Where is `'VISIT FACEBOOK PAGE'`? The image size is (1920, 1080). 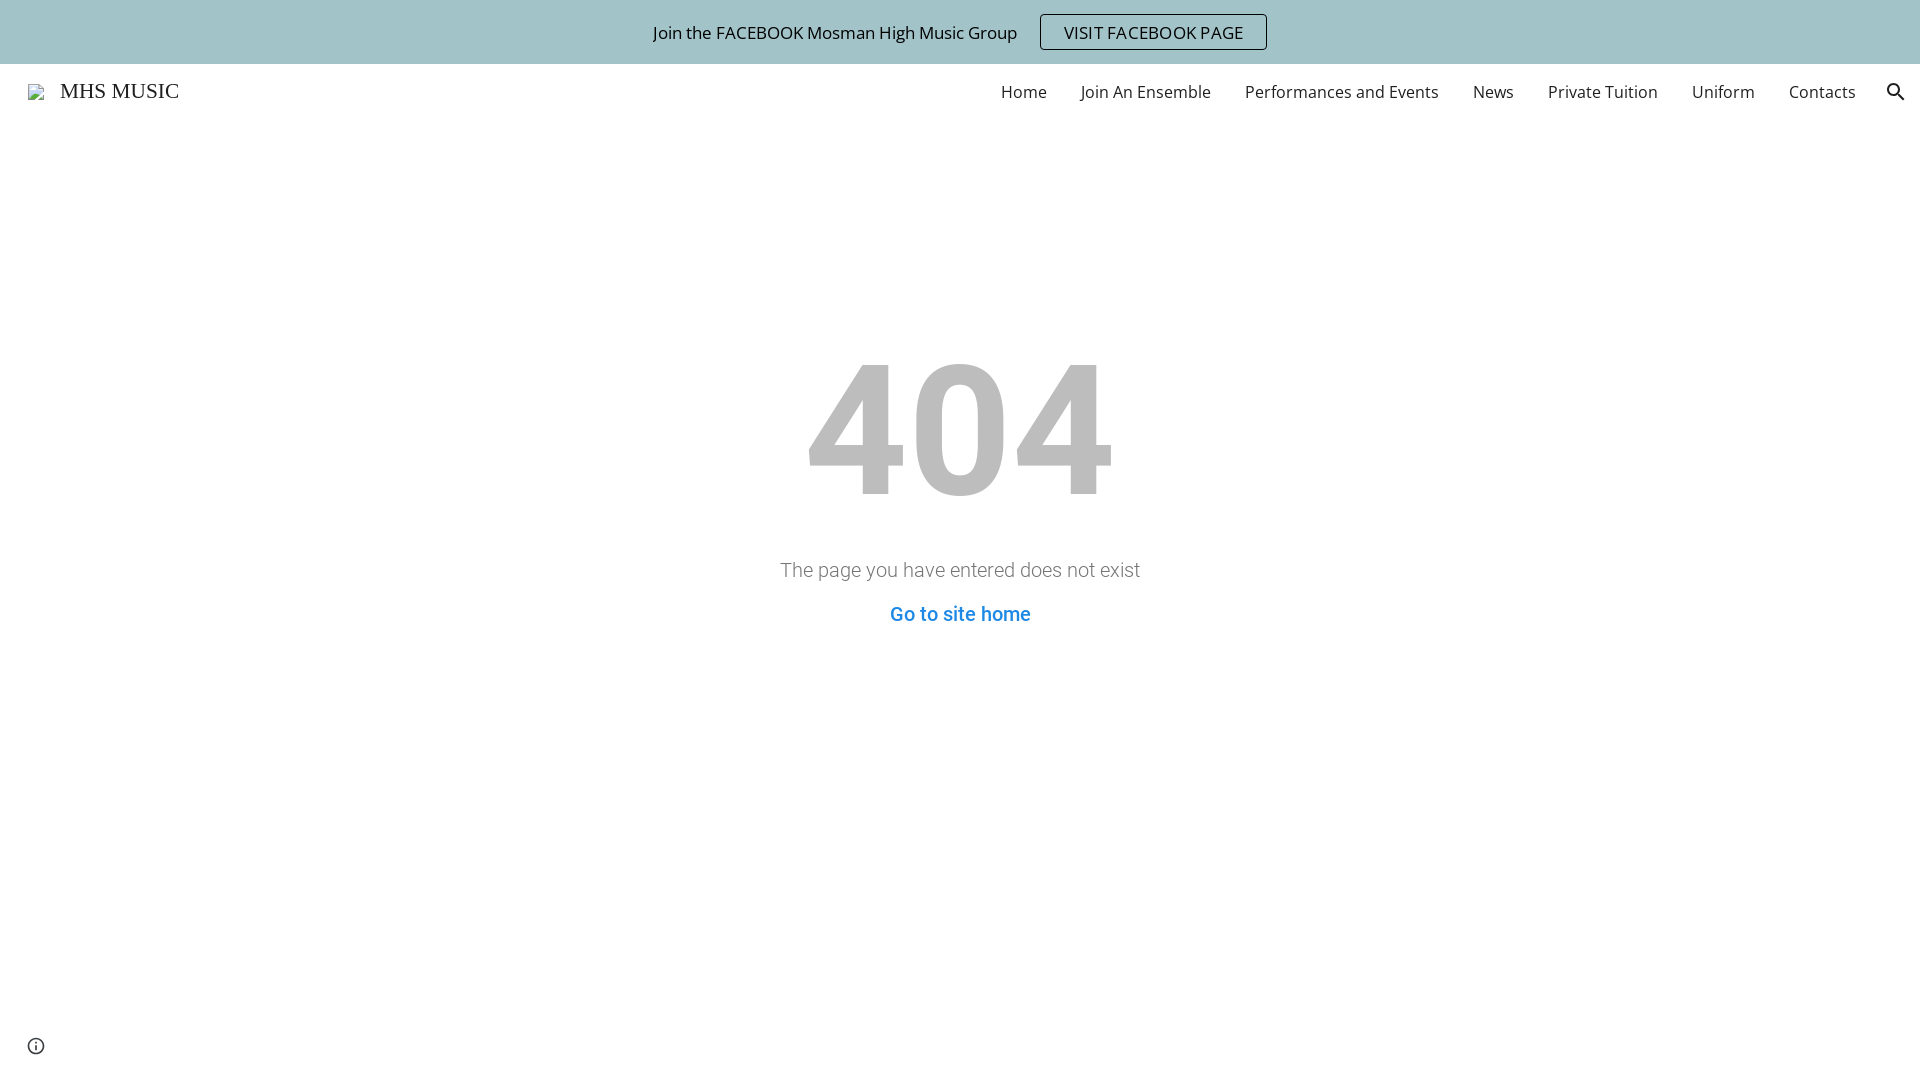 'VISIT FACEBOOK PAGE' is located at coordinates (1153, 31).